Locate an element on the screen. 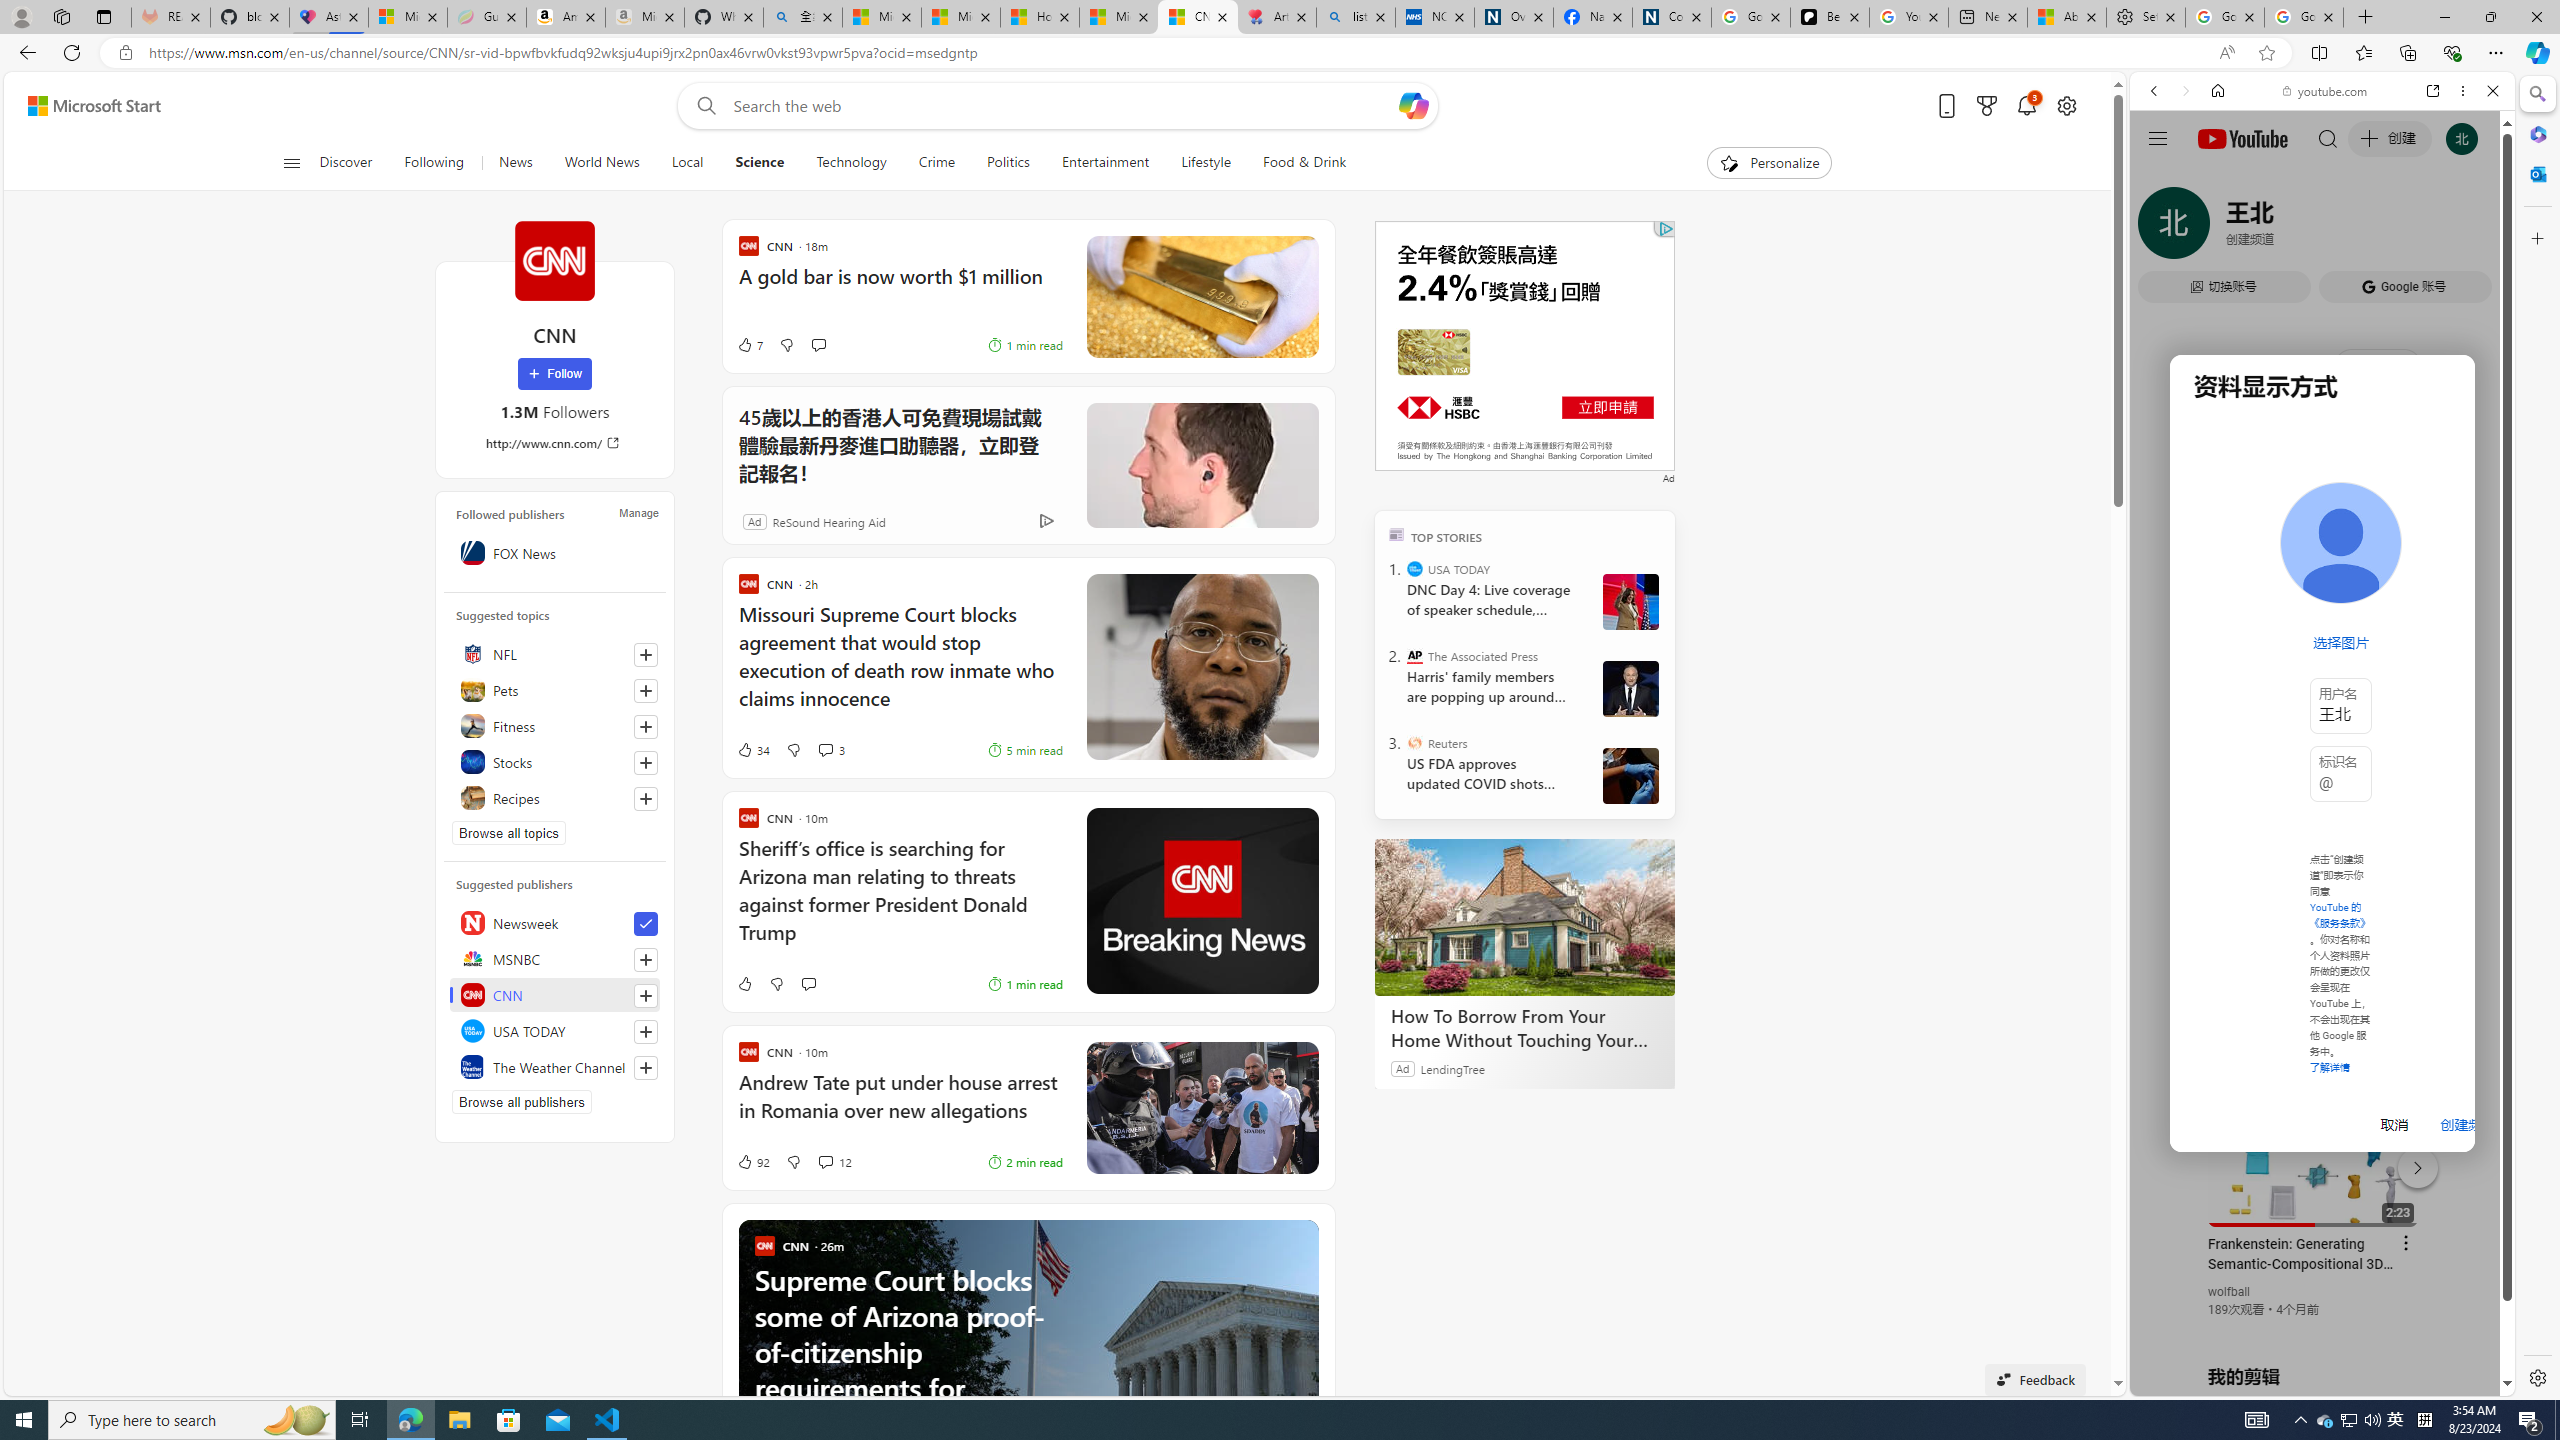  'Microsoft rewards' is located at coordinates (1985, 106).